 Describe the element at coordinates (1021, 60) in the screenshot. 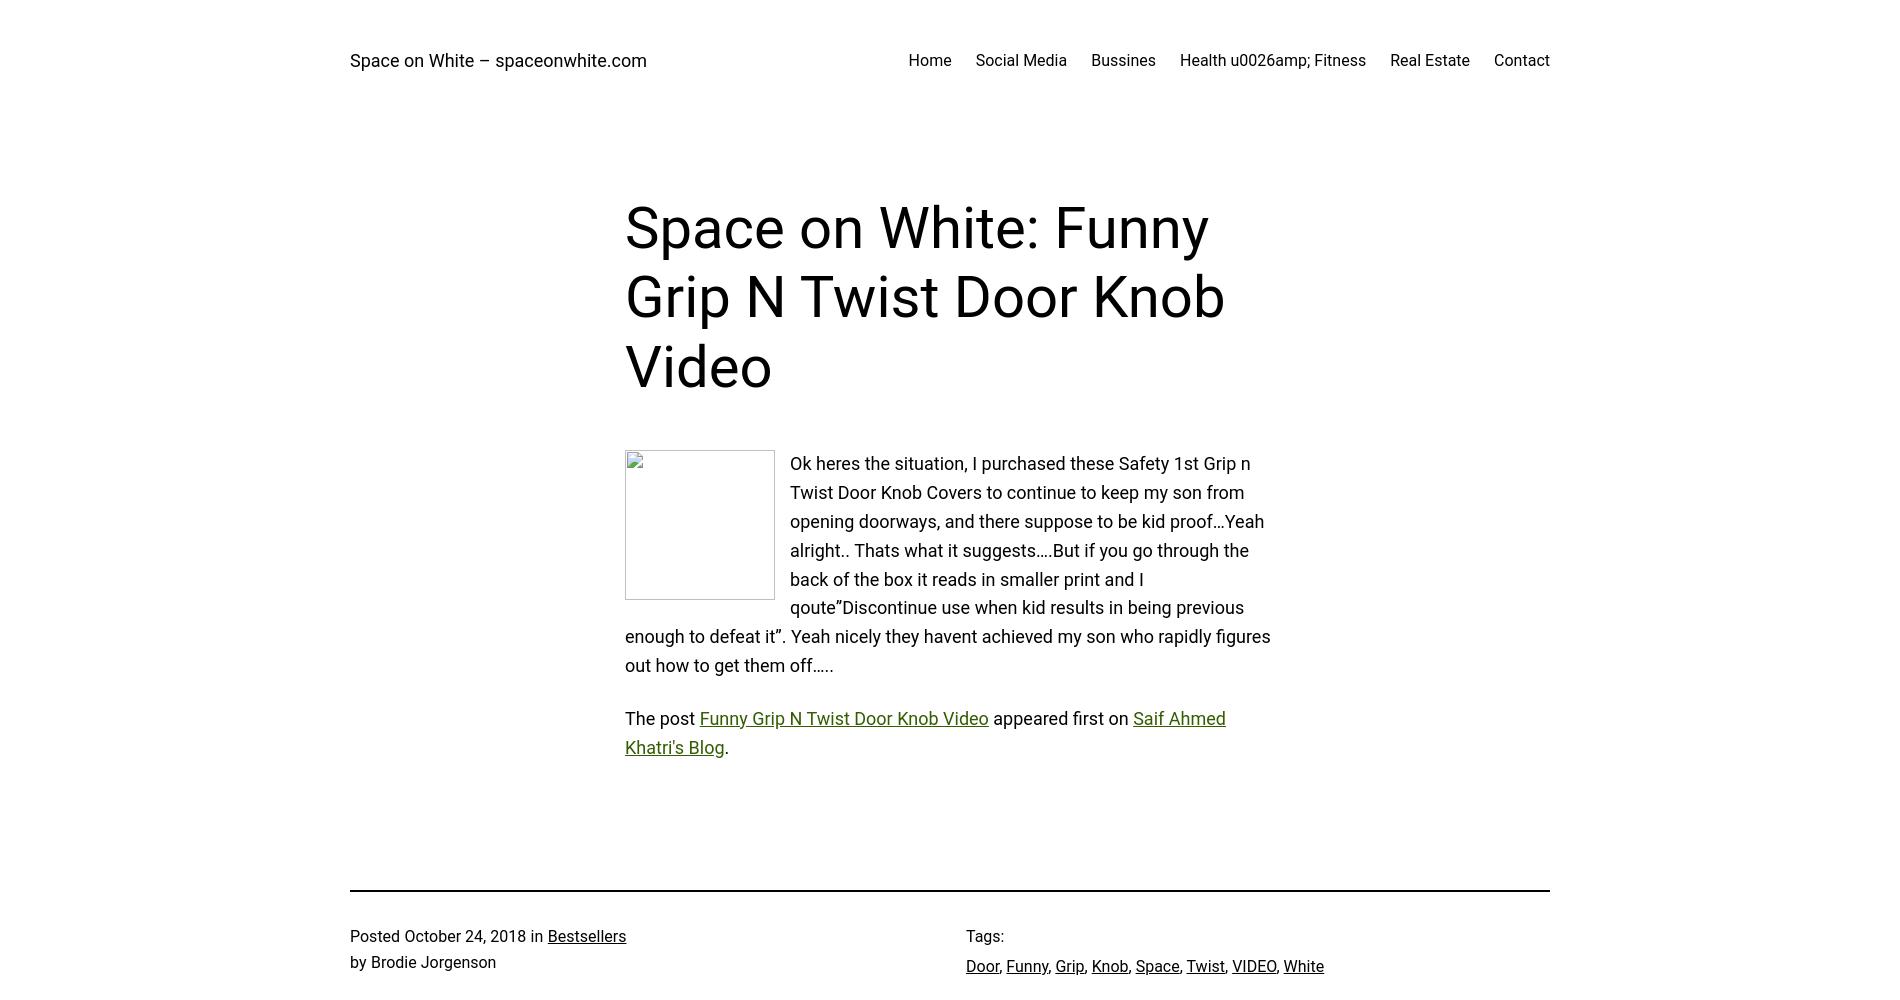

I see `'Social Media'` at that location.